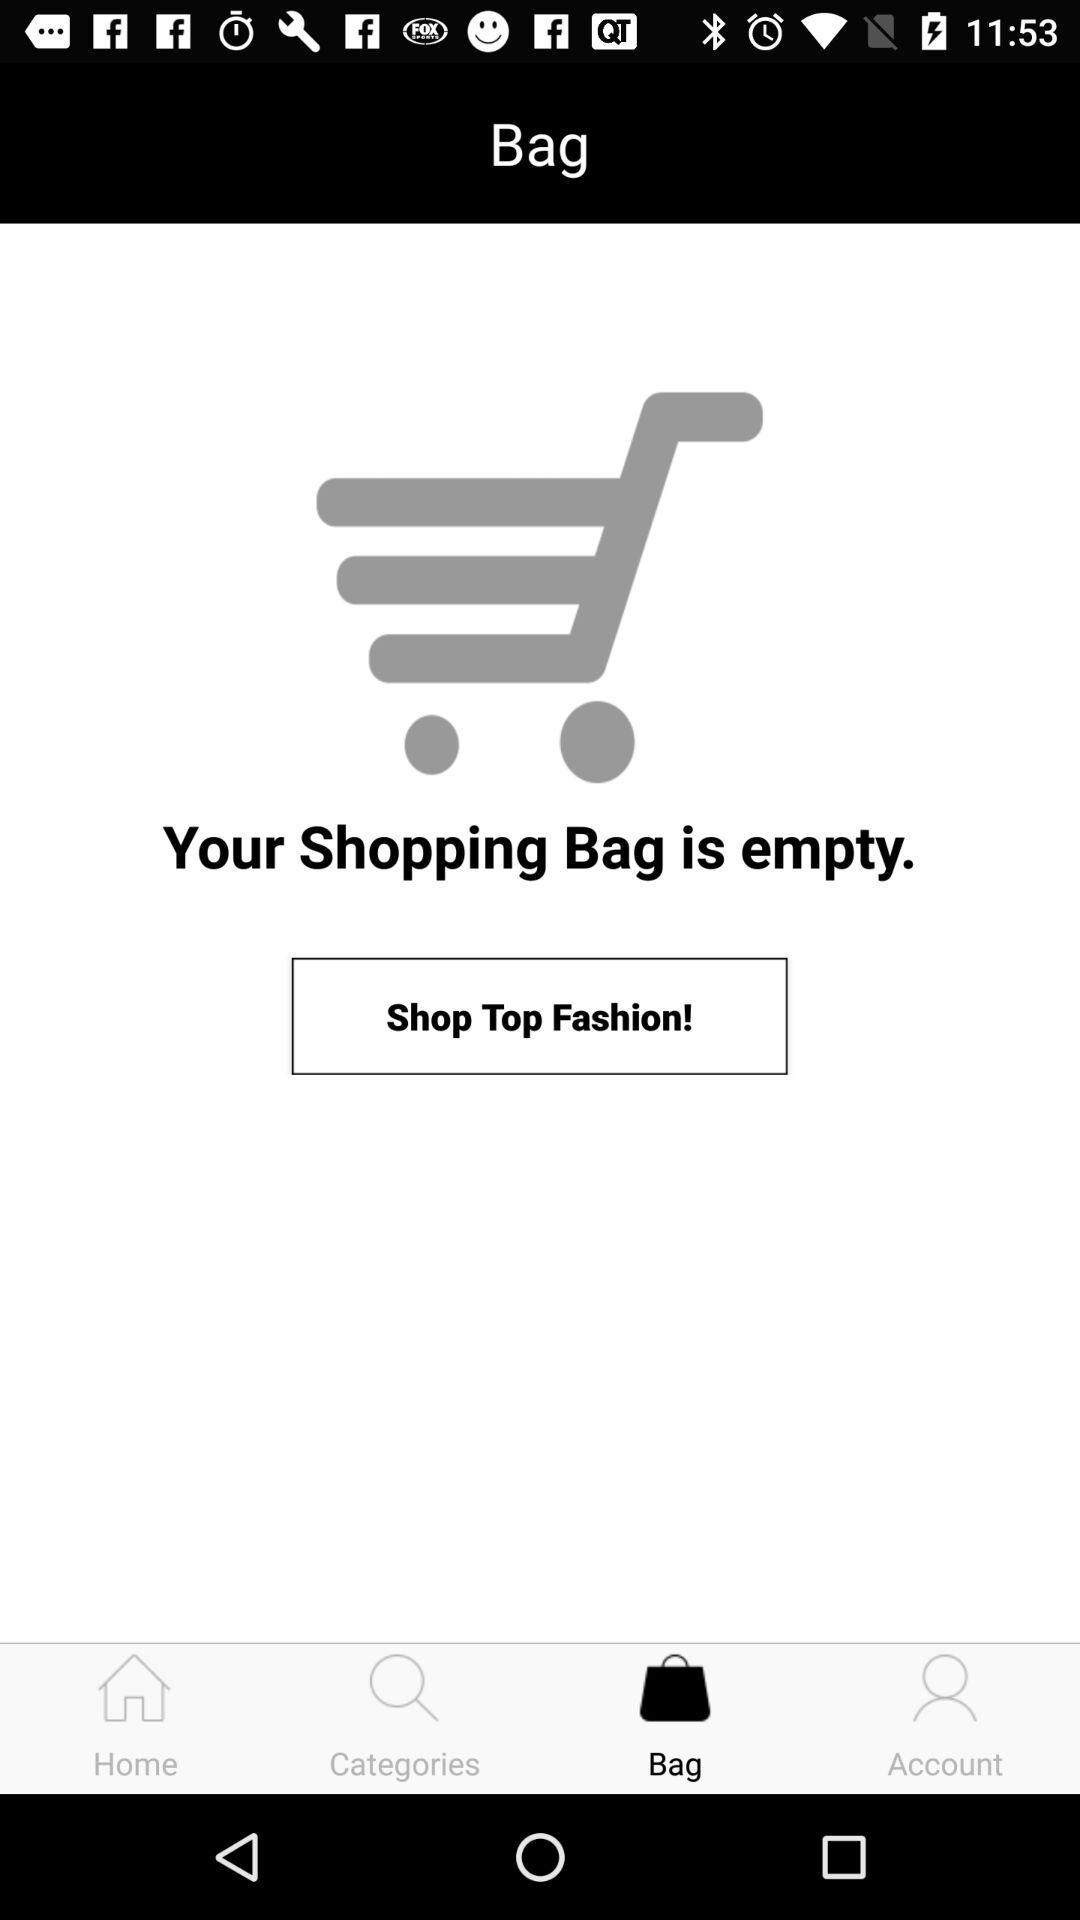 This screenshot has height=1920, width=1080. Describe the element at coordinates (538, 1016) in the screenshot. I see `the shop top fashion! item` at that location.